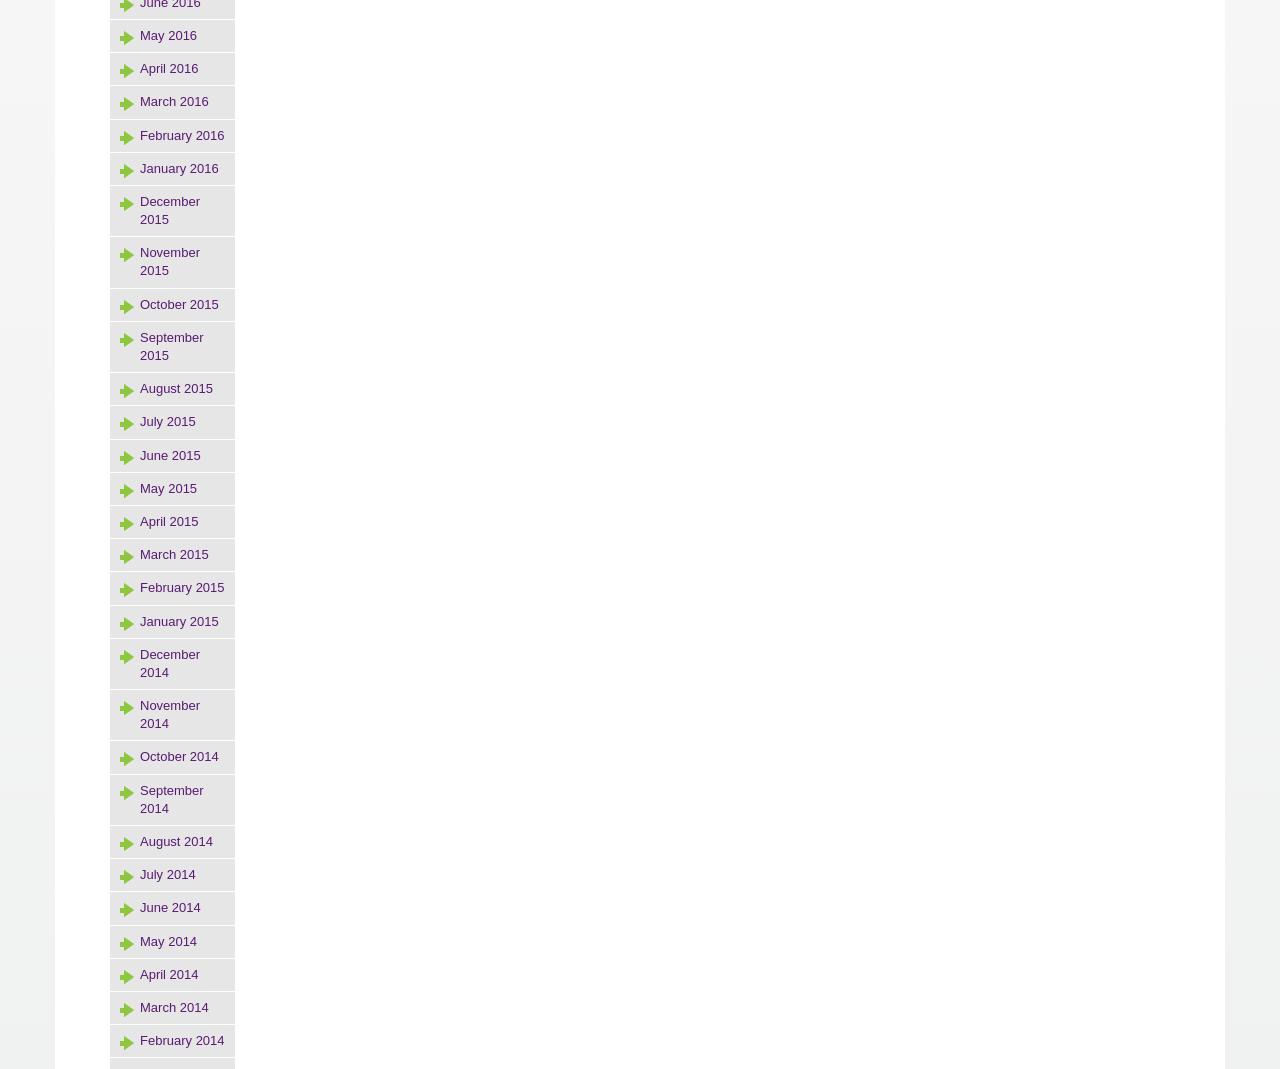  What do you see at coordinates (178, 756) in the screenshot?
I see `'October 2014'` at bounding box center [178, 756].